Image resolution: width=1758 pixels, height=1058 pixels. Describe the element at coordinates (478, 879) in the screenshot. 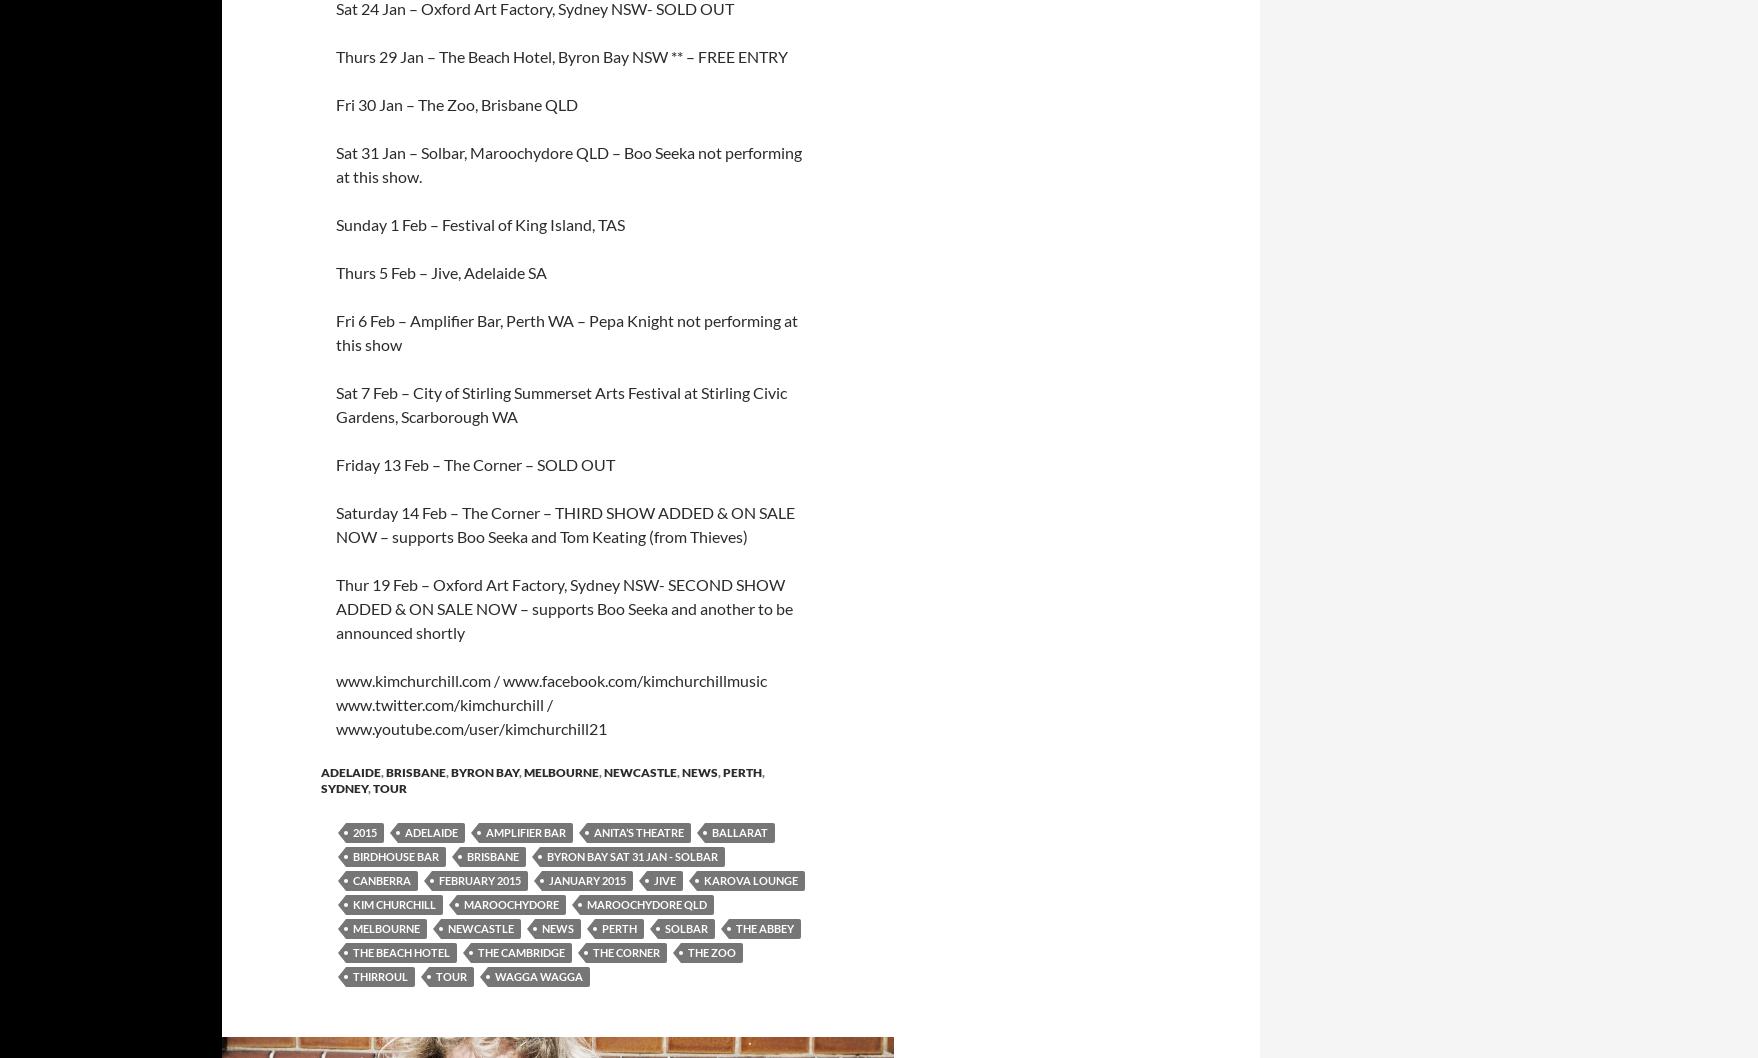

I see `'February 2015'` at that location.